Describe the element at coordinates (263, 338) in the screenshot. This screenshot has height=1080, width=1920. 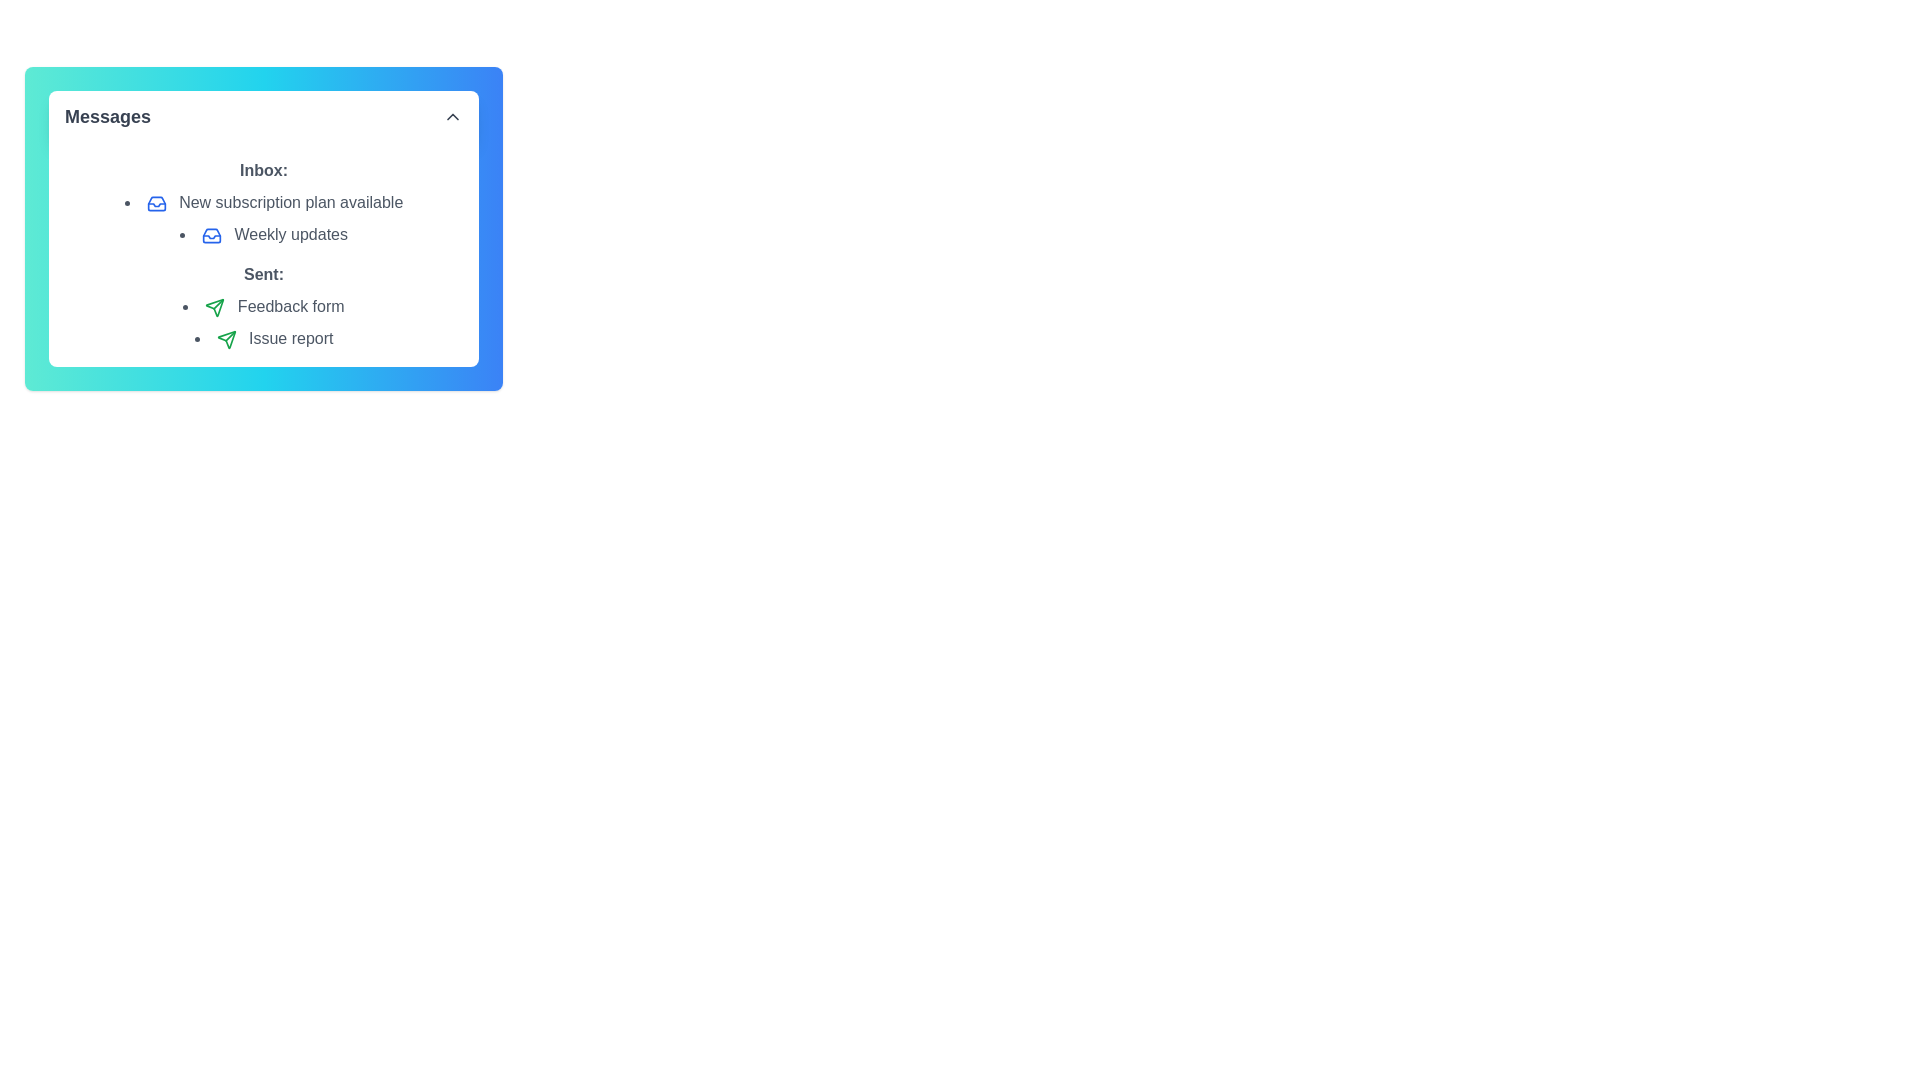
I see `the second list item under the 'Sent' category in the 'Messages' section` at that location.